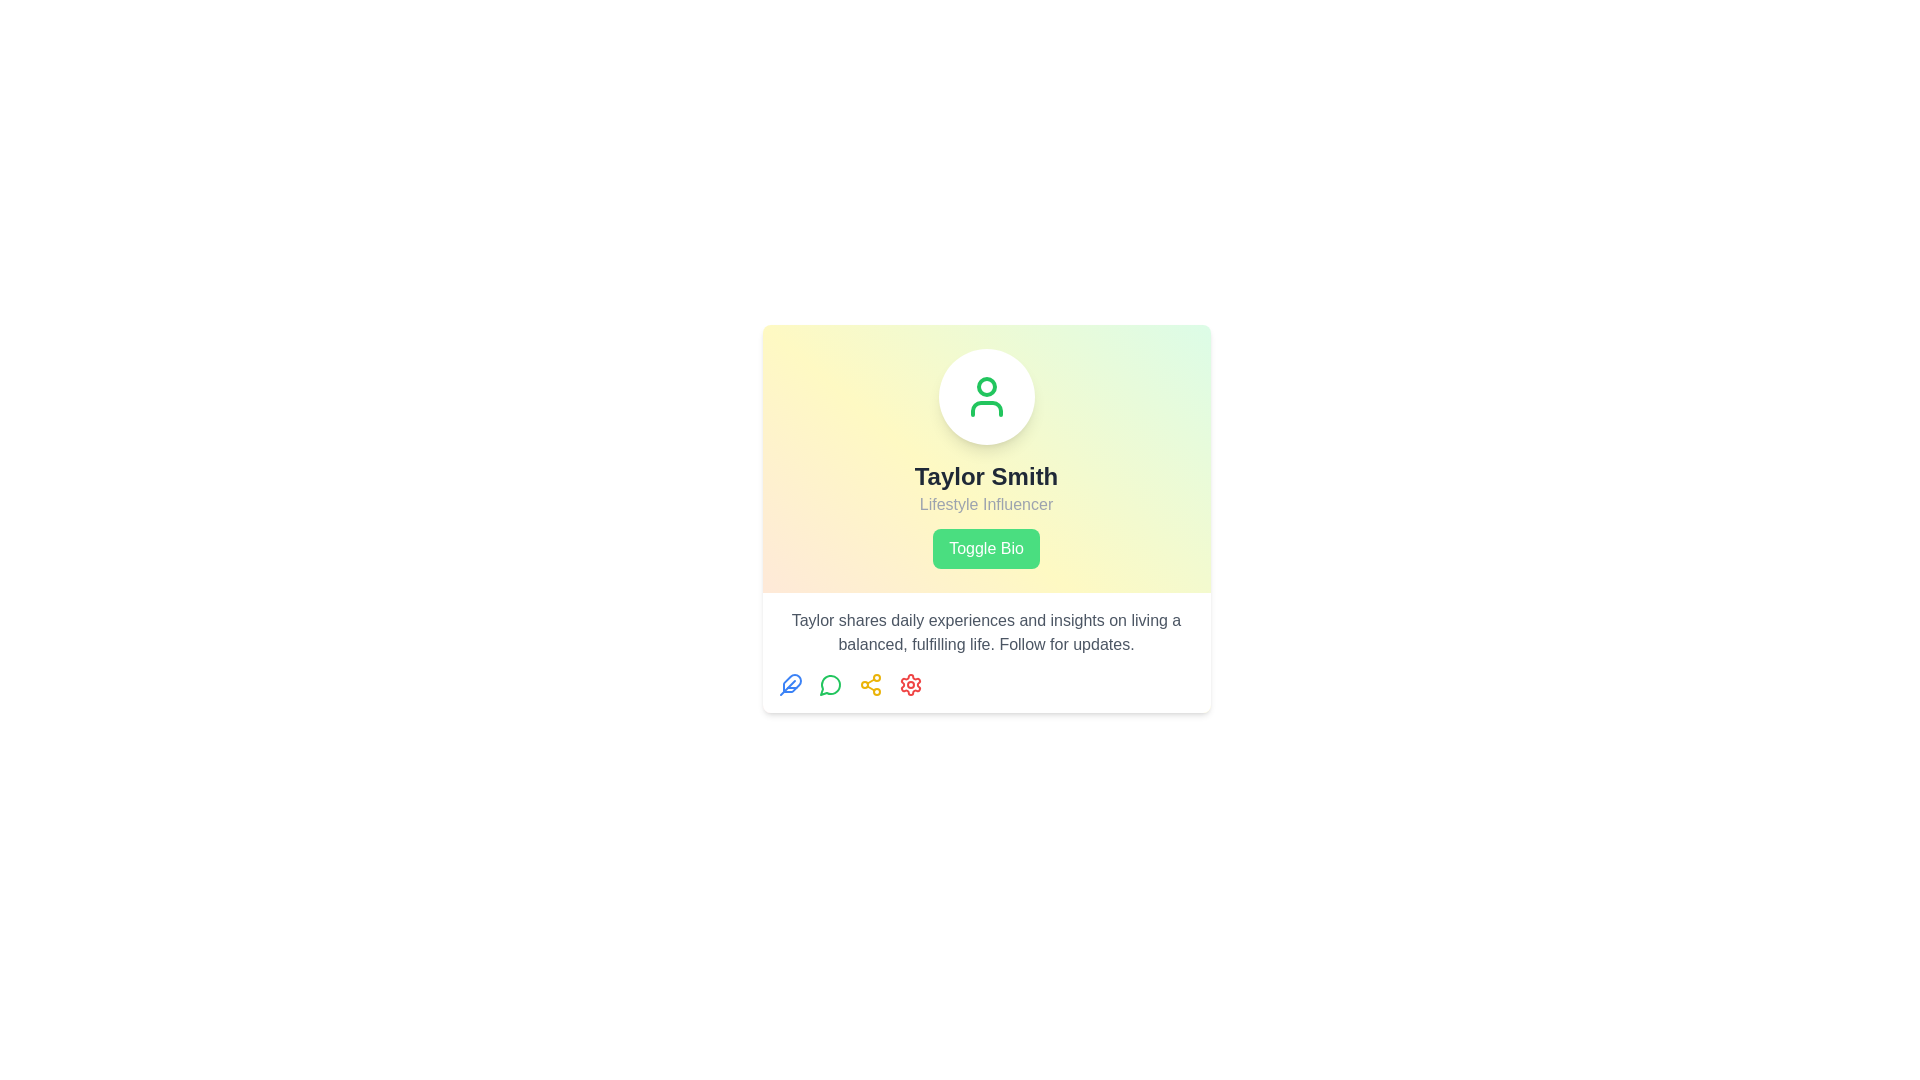 This screenshot has width=1920, height=1080. I want to click on the circular SVG element with a green border and white center, which is located above the text 'Taylor Smith' in the avatar component, so click(986, 386).